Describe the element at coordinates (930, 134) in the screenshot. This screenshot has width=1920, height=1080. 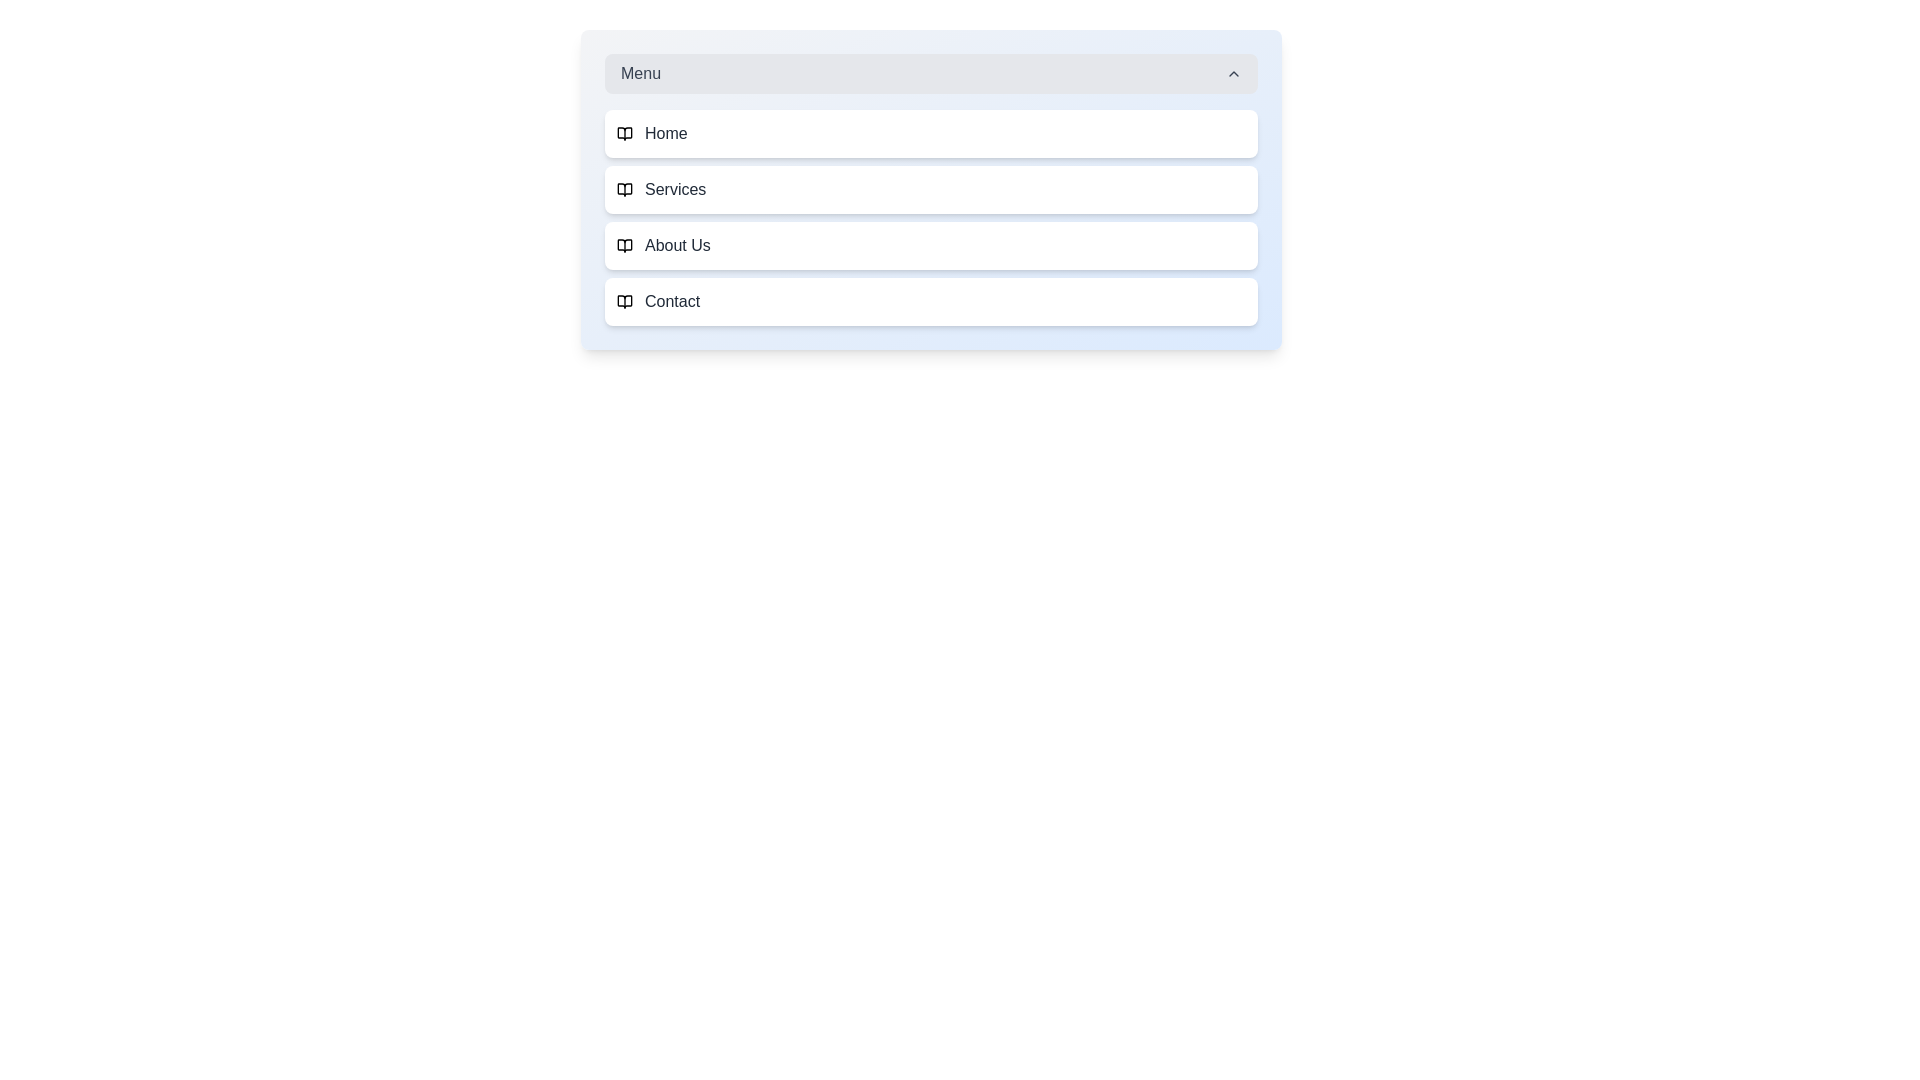
I see `the clickable hyperlink menu item located at the top of the menu list beneath the 'Menu' title bar` at that location.